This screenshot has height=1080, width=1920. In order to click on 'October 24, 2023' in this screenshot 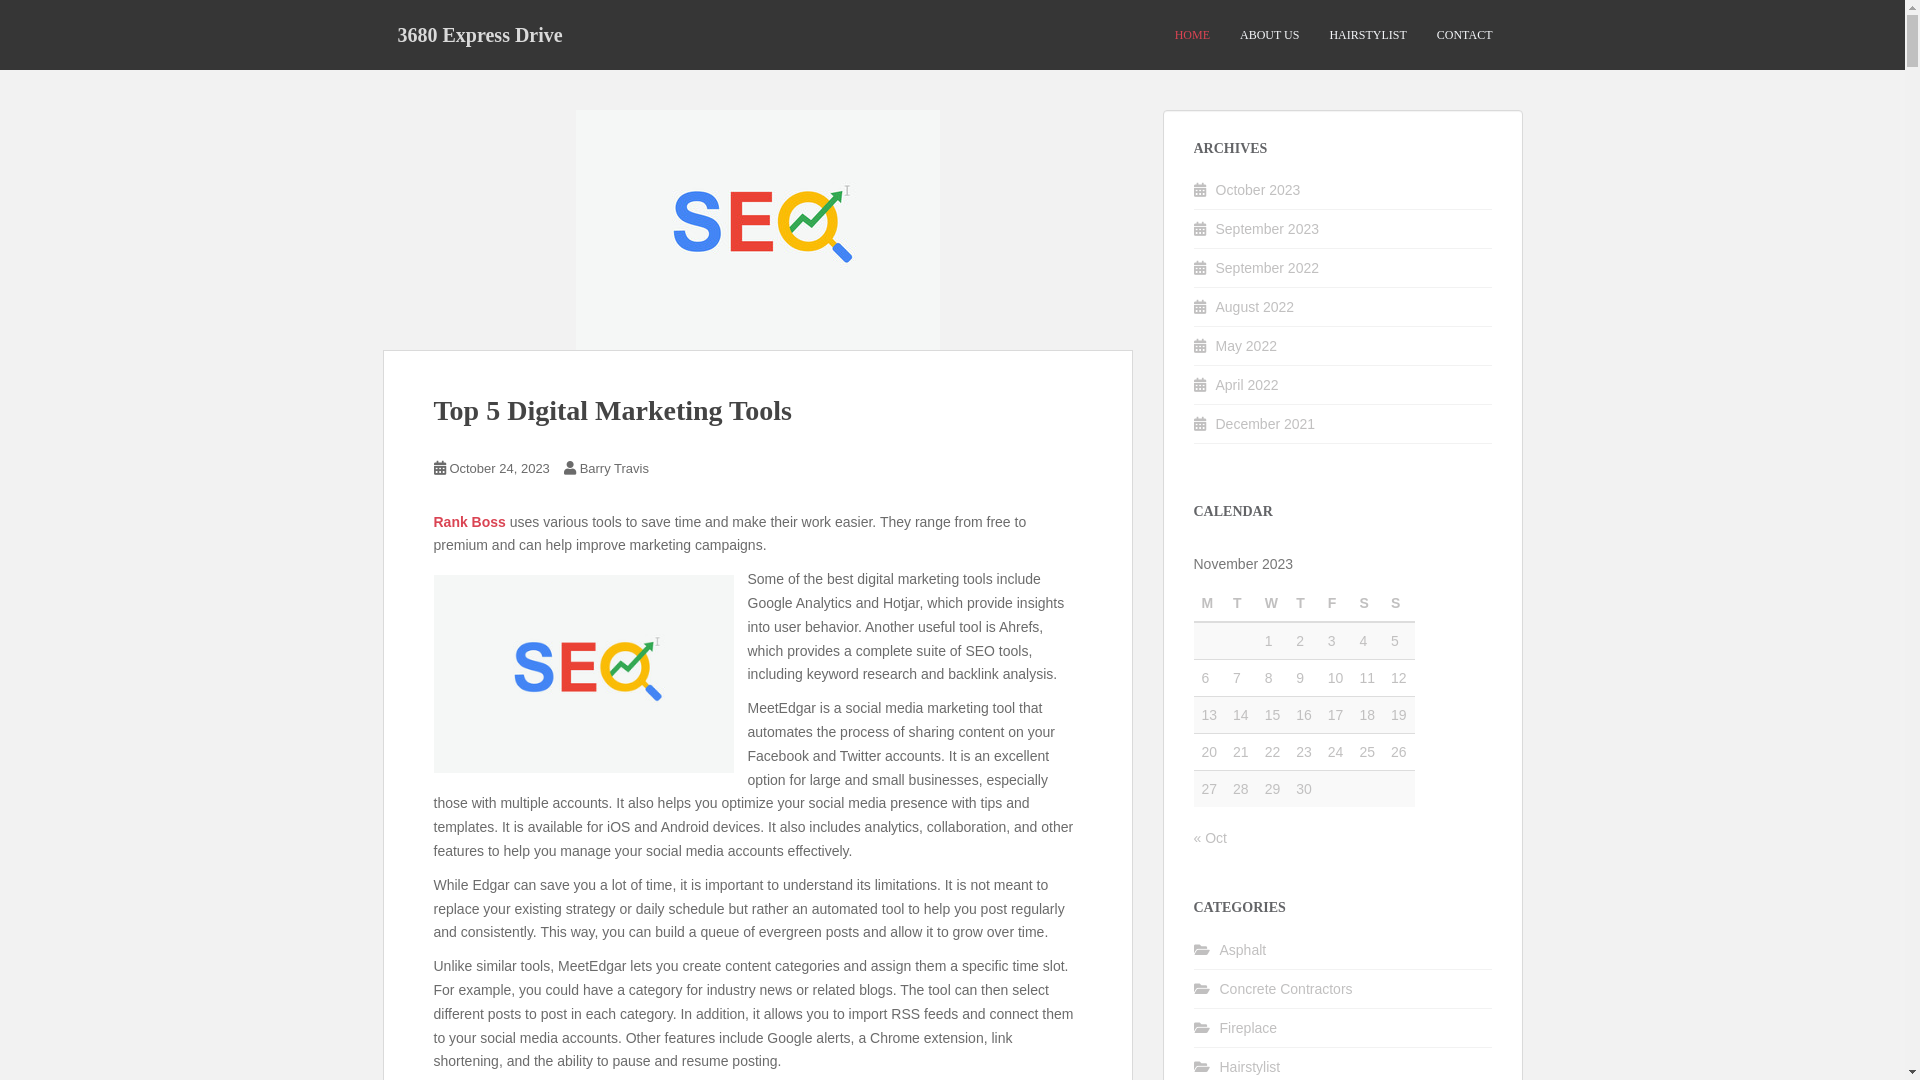, I will do `click(499, 468)`.